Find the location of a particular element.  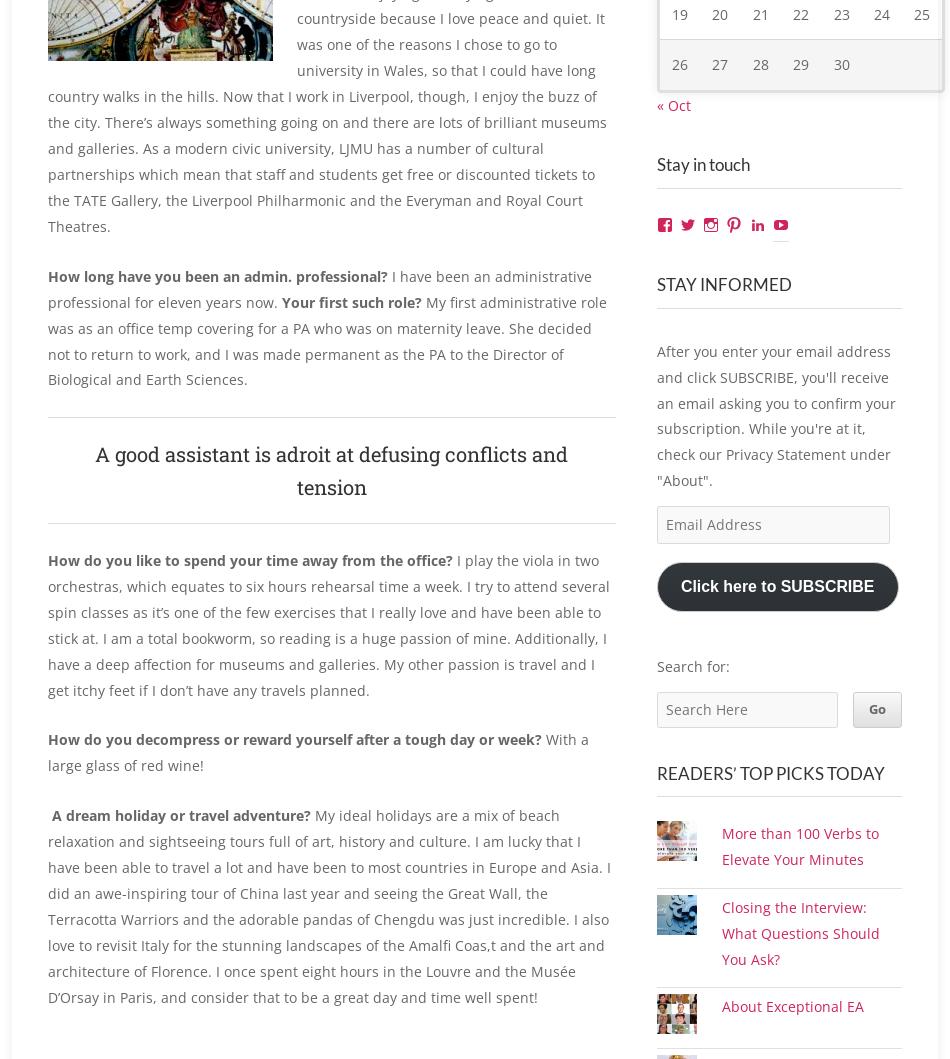

'26' is located at coordinates (678, 86).